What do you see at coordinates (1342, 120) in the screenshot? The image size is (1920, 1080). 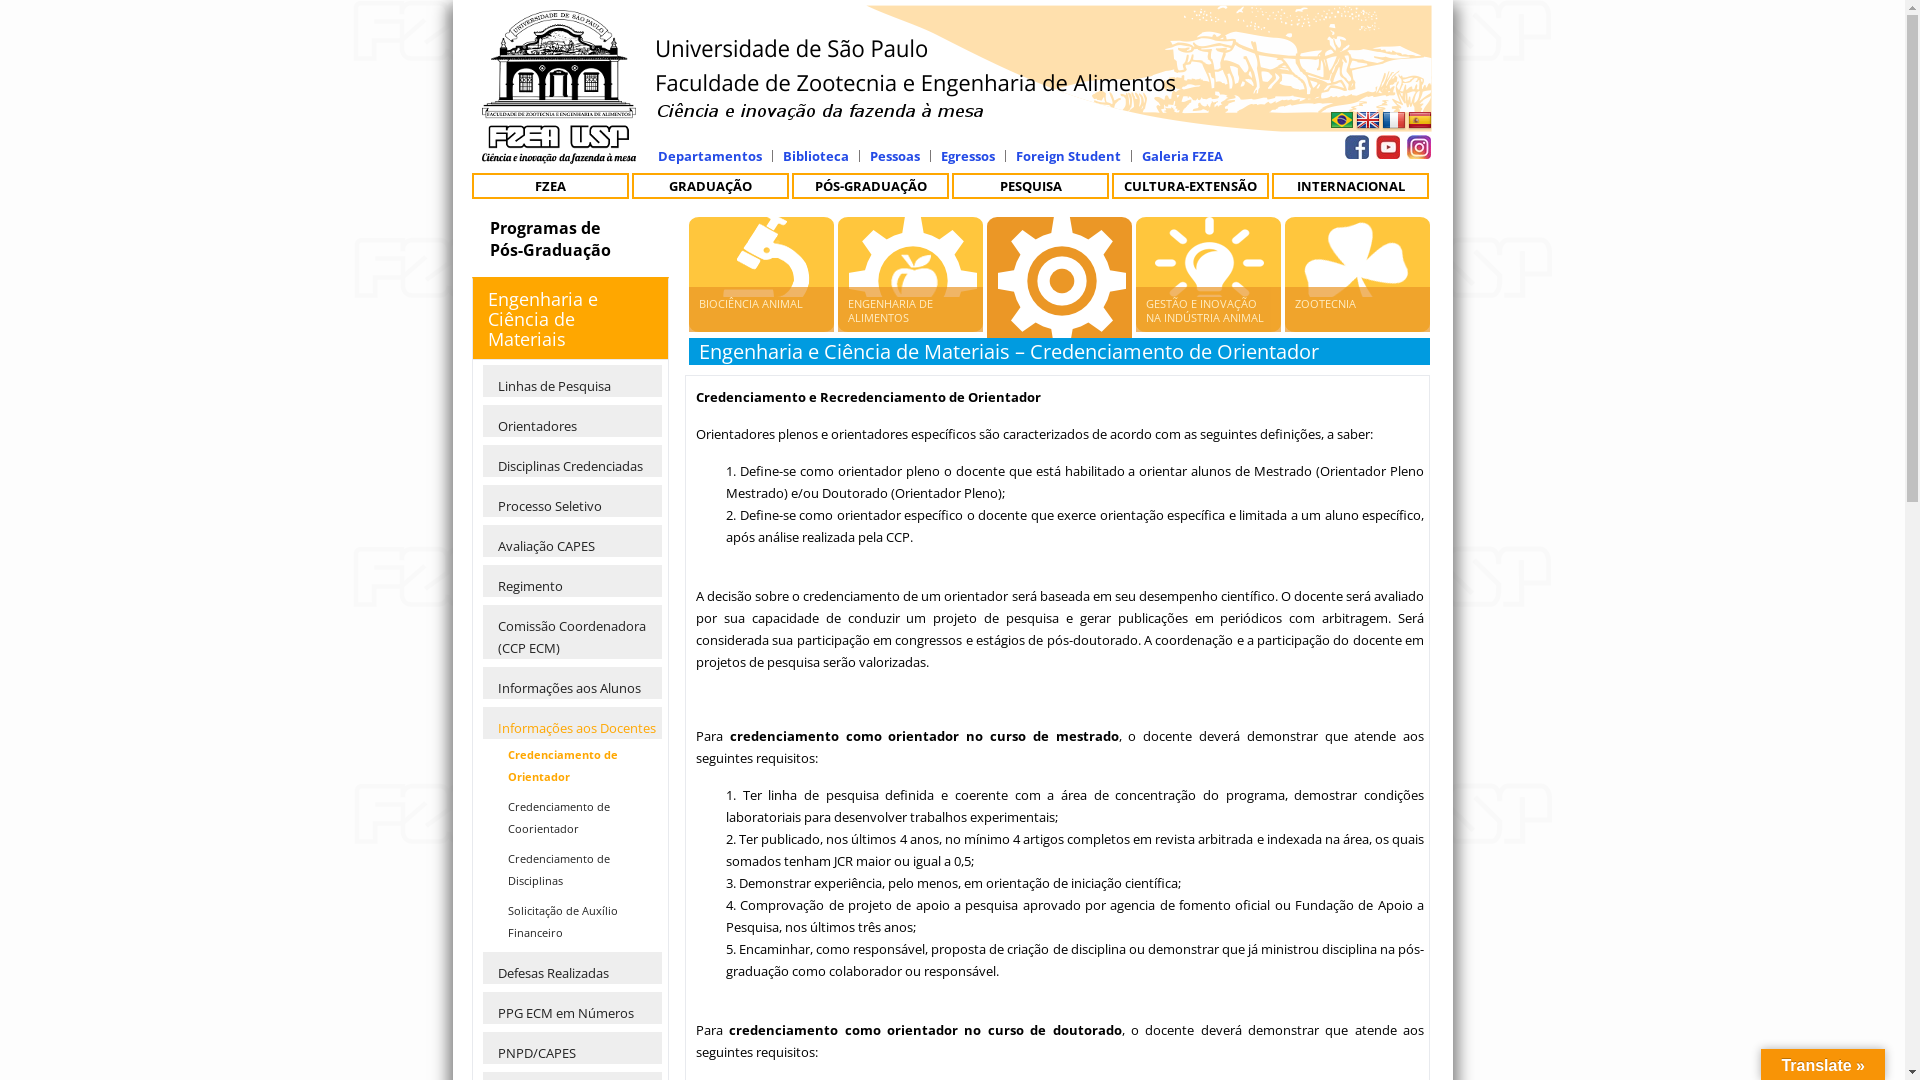 I see `' '` at bounding box center [1342, 120].